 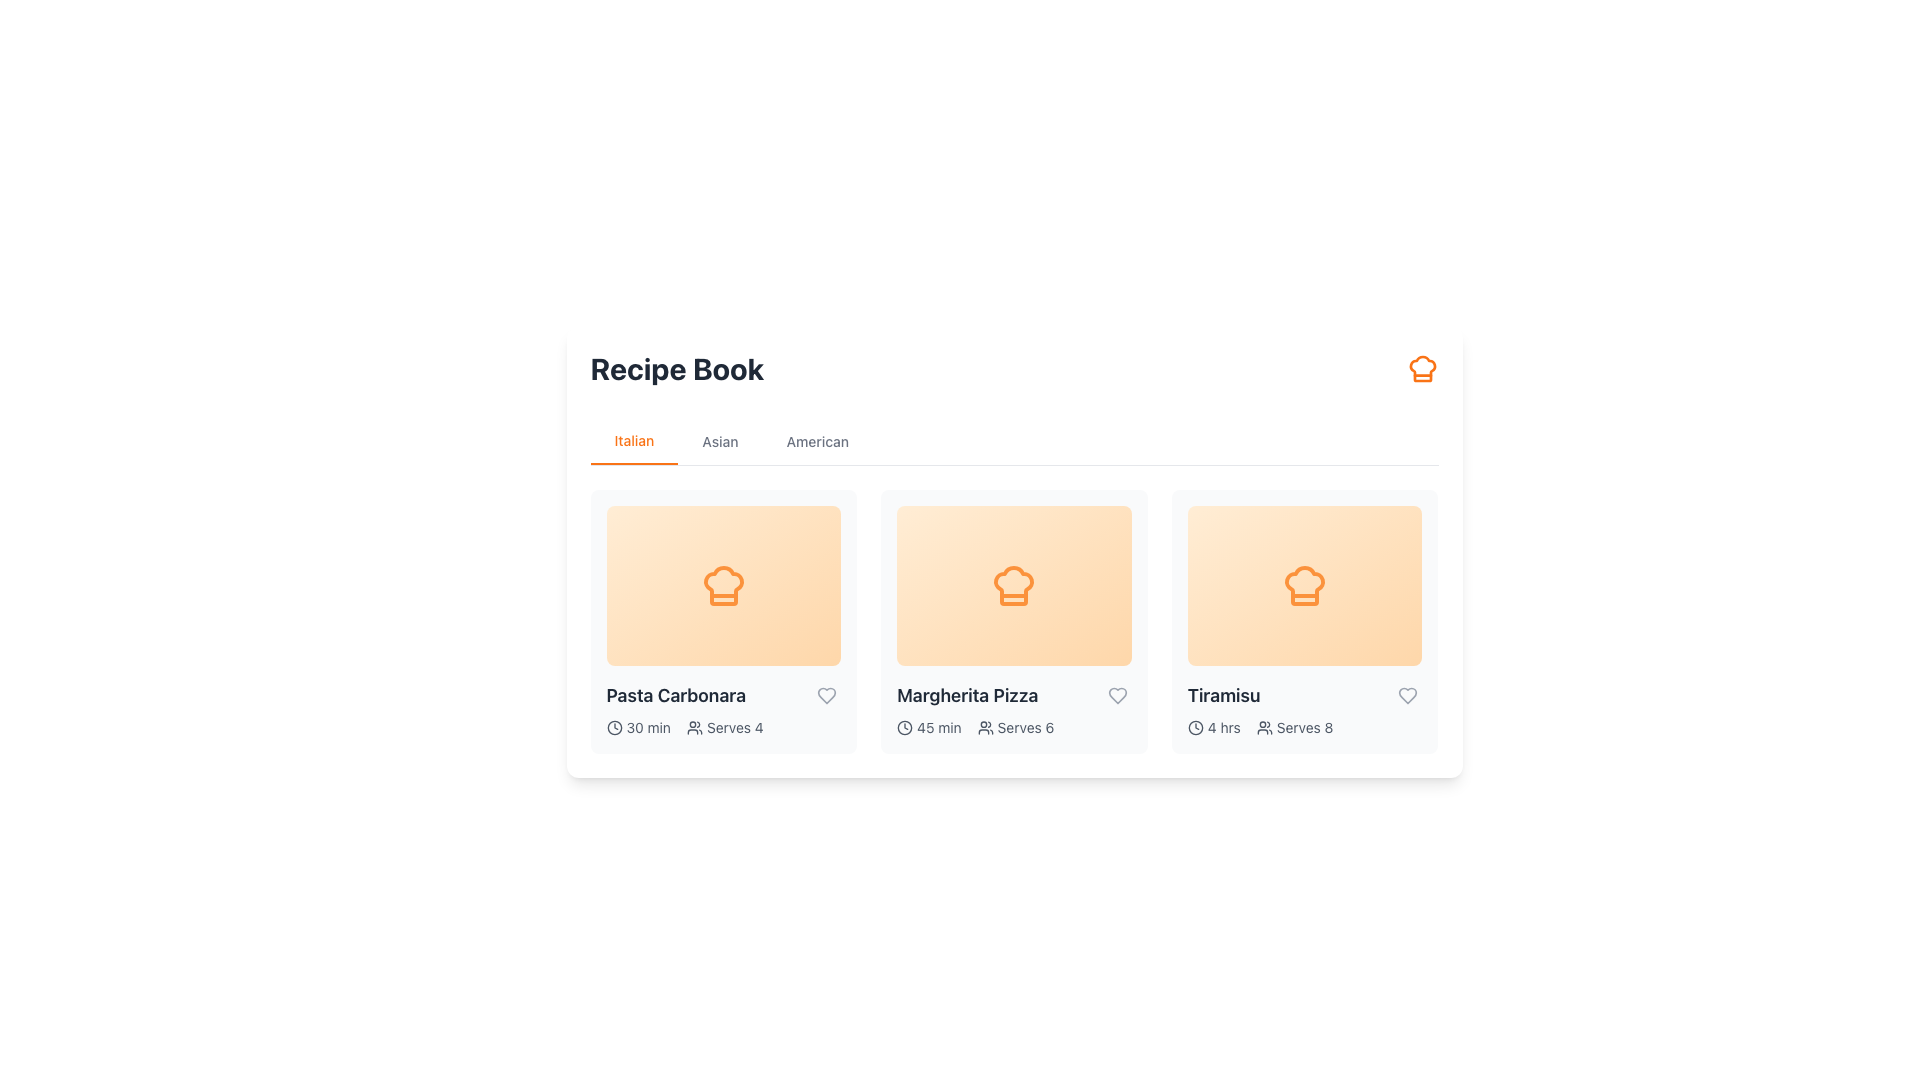 I want to click on the like icon located at the bottom-right corner of the 'Margherita Pizza' recipe card to favorite the recipe, so click(x=1116, y=694).